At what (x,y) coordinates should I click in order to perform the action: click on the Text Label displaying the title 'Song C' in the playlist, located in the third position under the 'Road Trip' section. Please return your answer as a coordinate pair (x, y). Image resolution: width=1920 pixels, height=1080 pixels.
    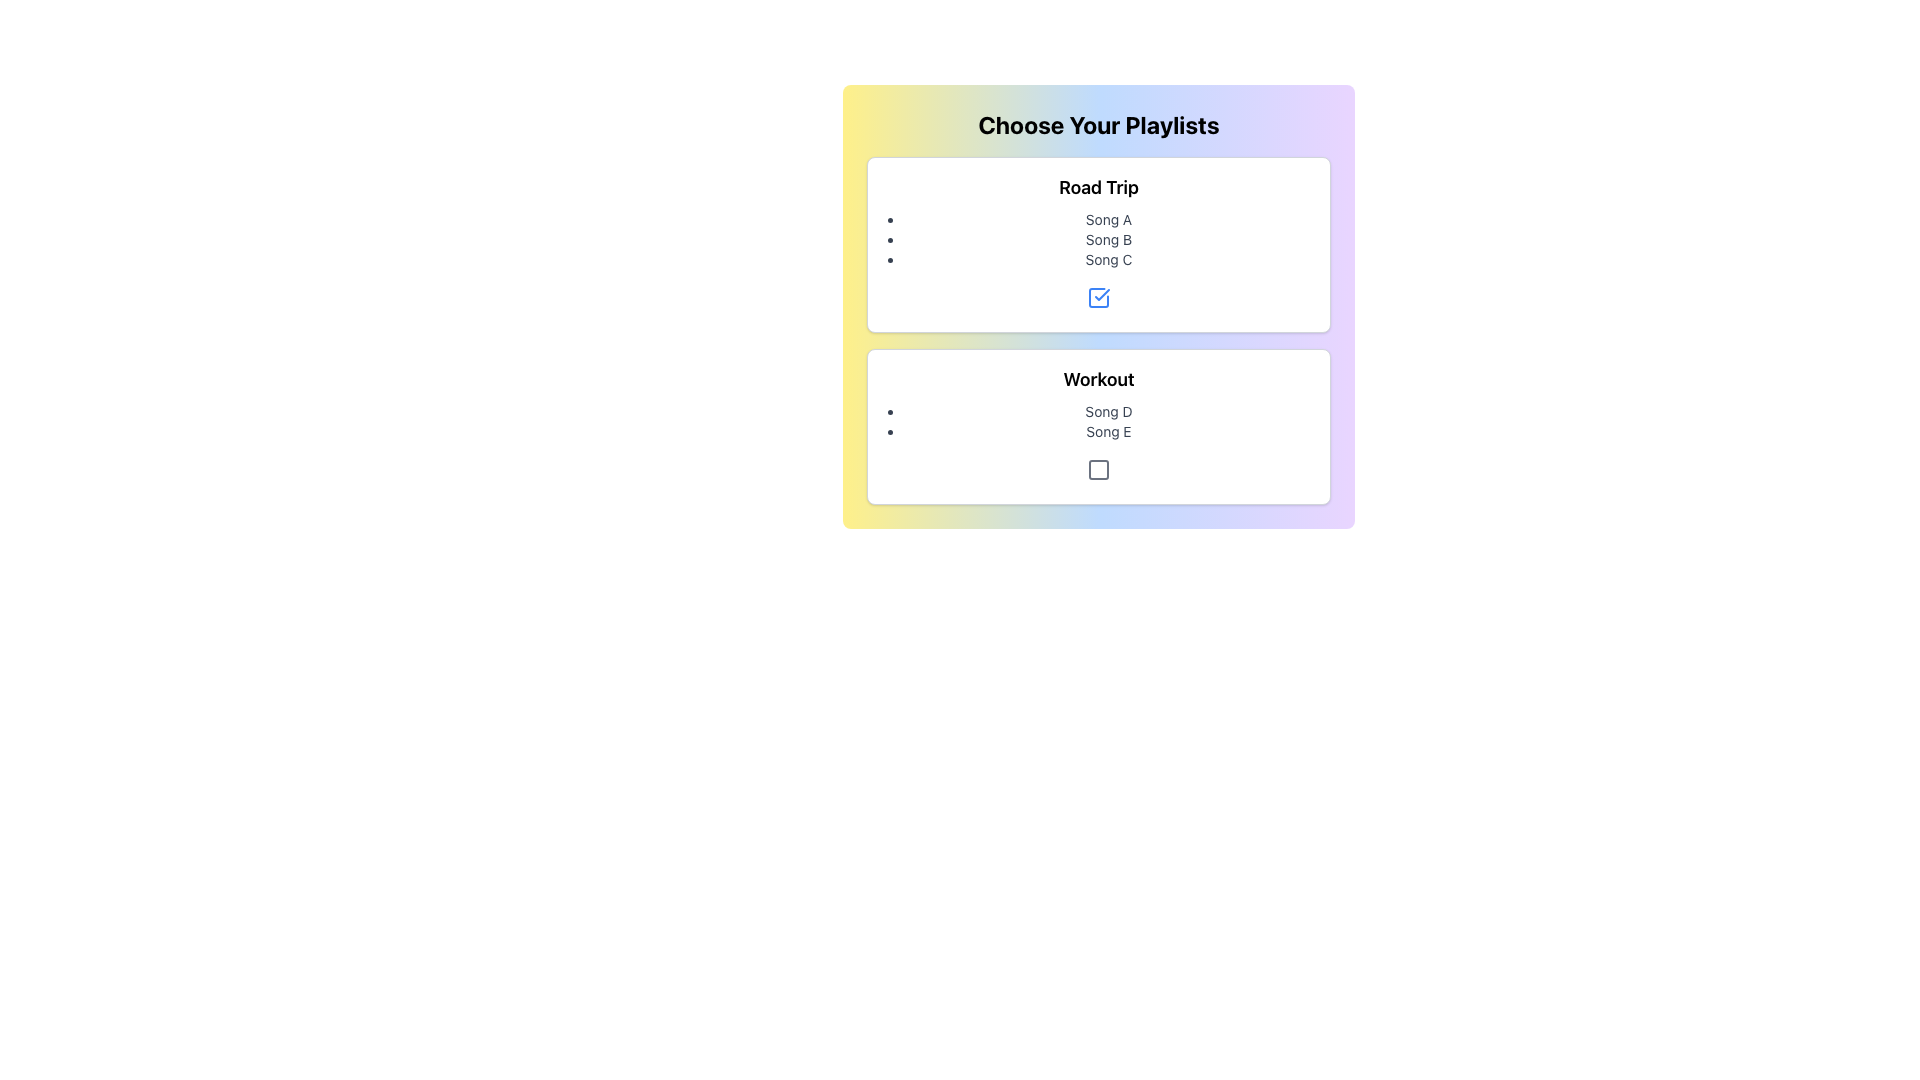
    Looking at the image, I should click on (1107, 258).